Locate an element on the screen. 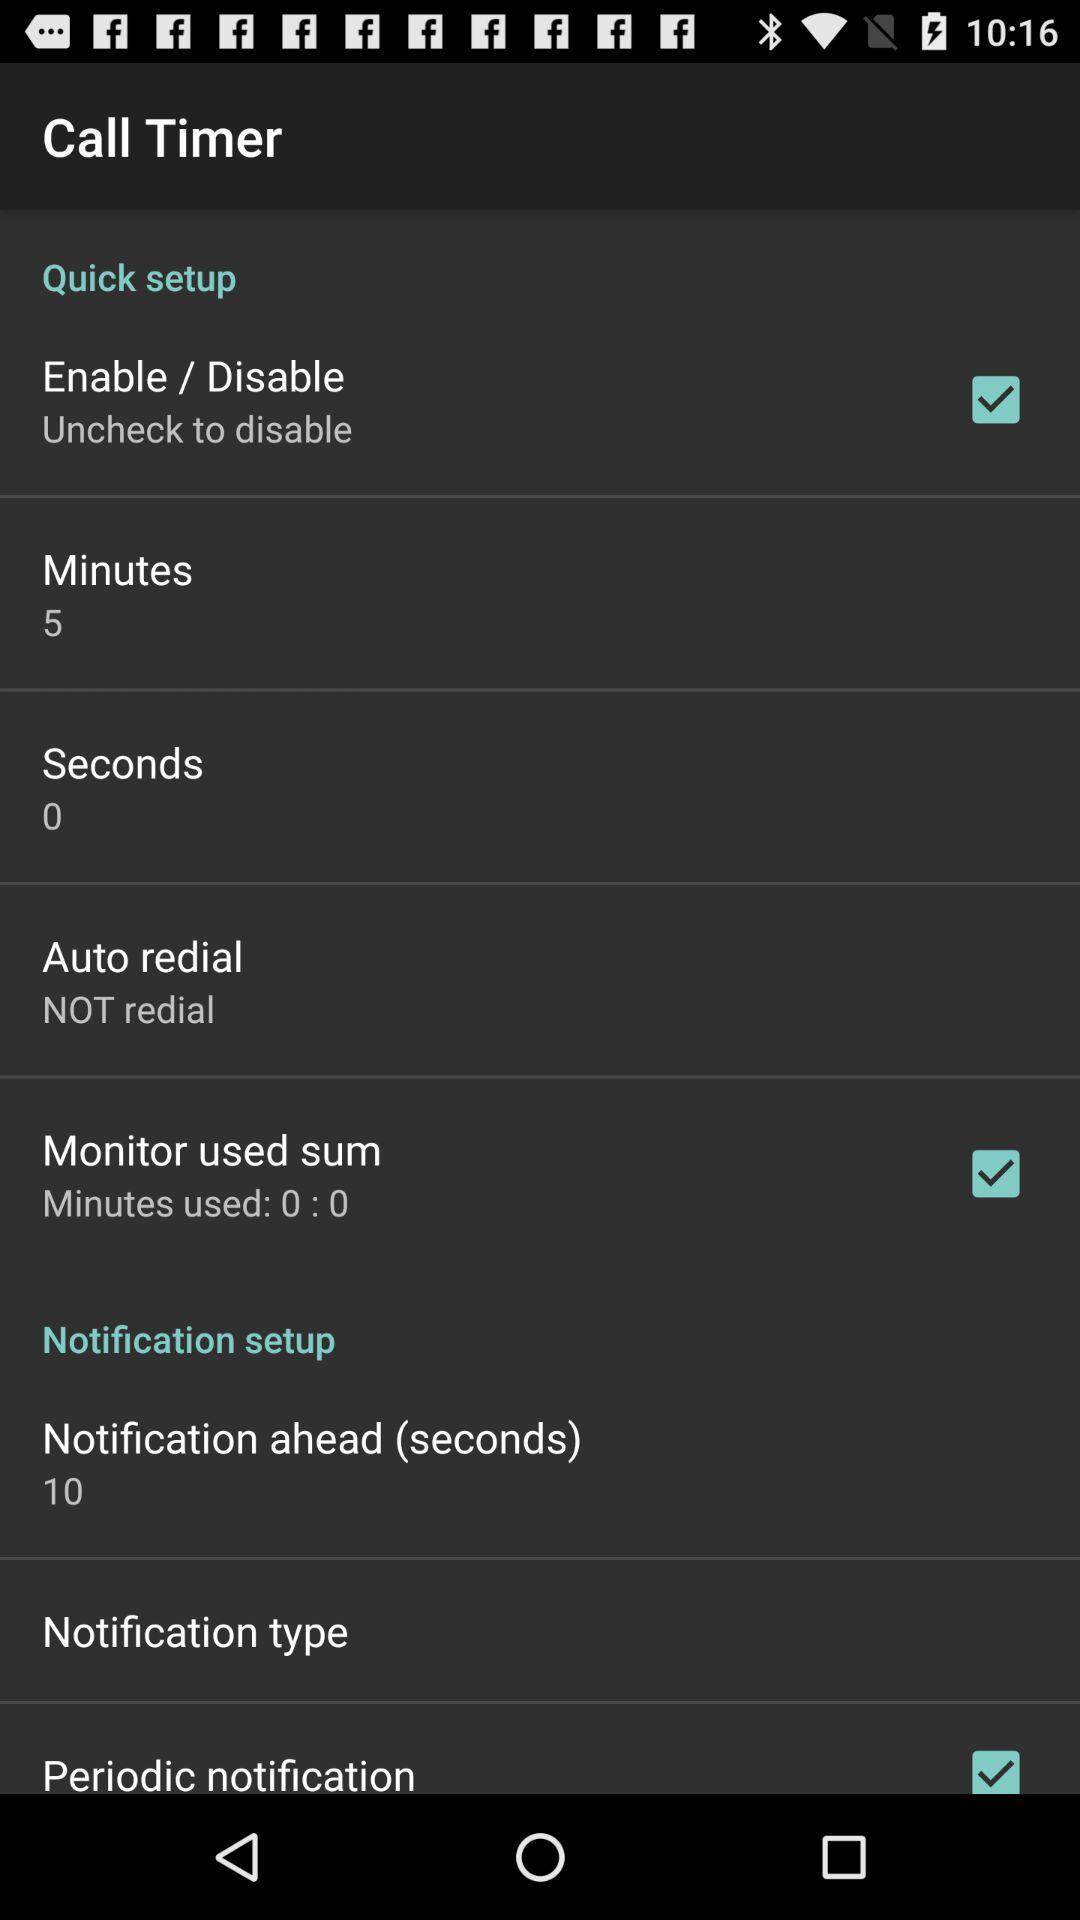 The image size is (1080, 1920). the icon below notification type is located at coordinates (228, 1770).